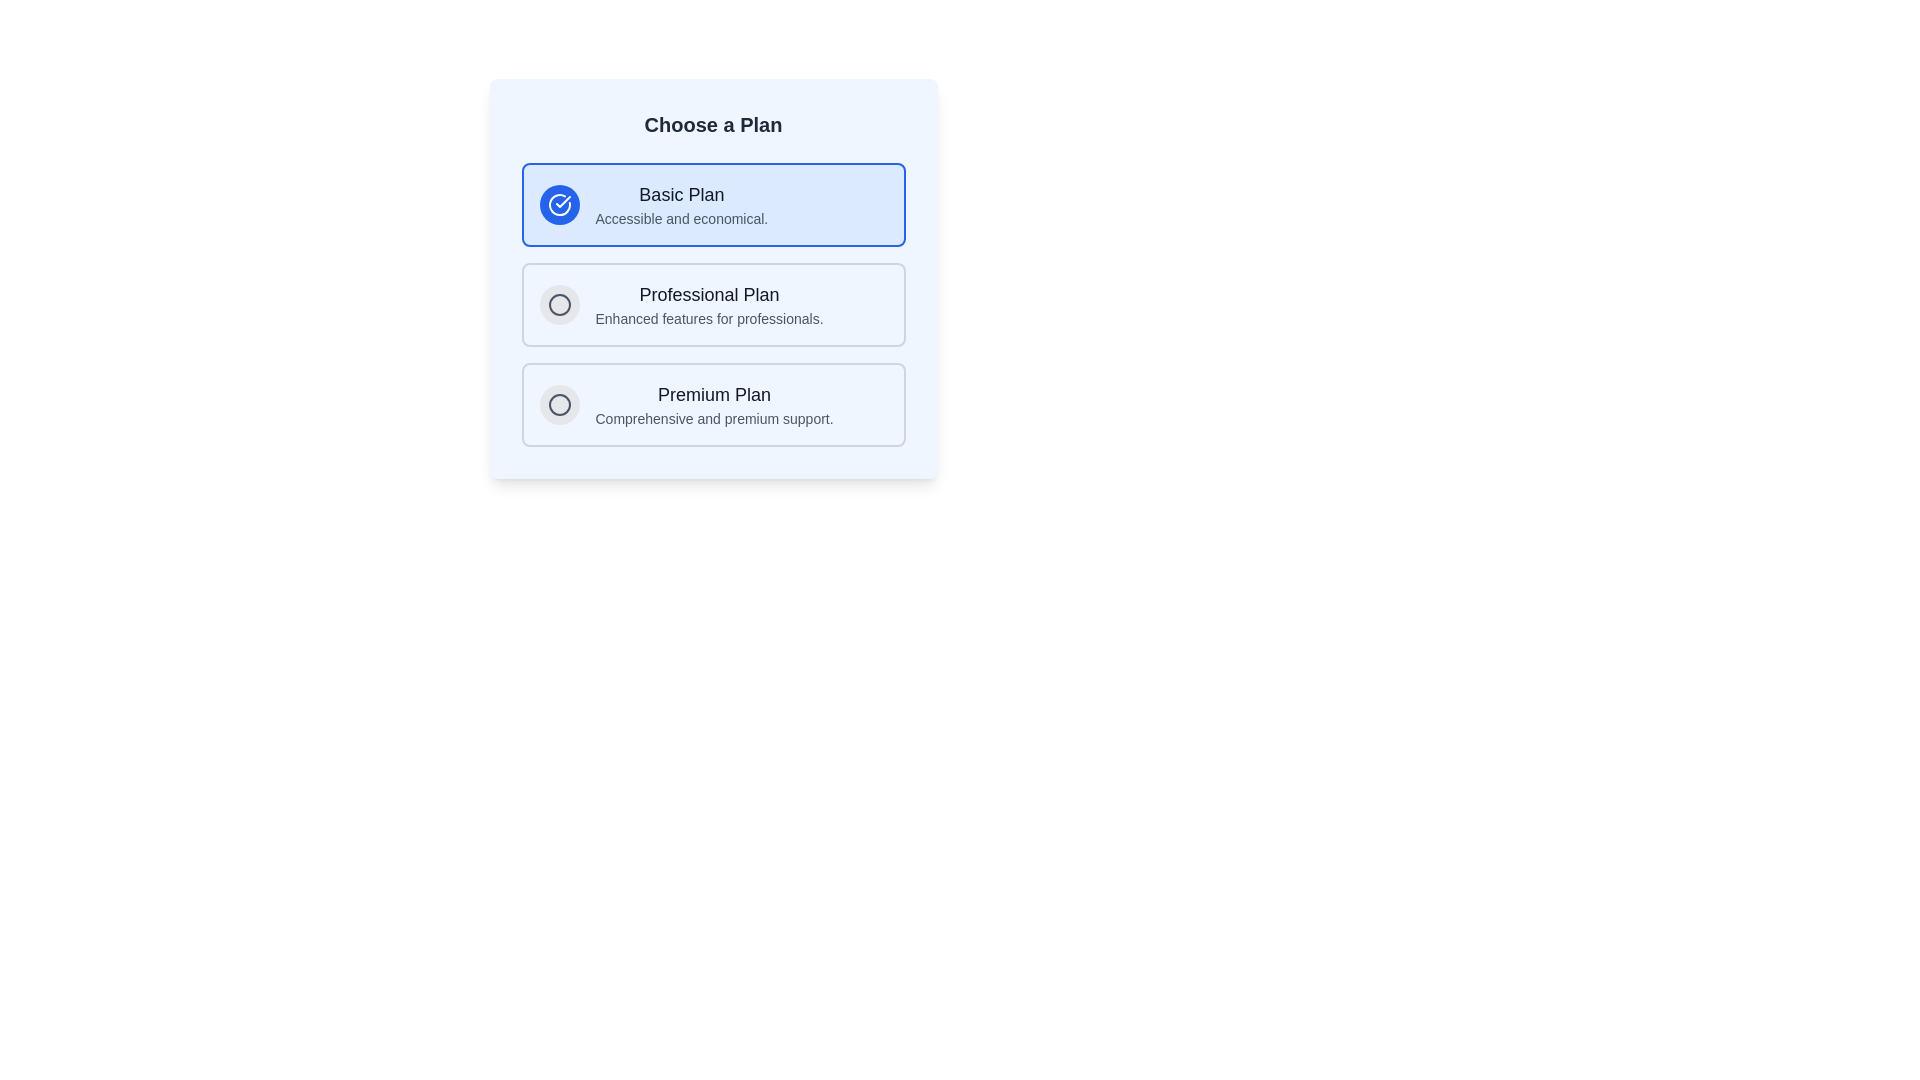  I want to click on the third selectable list item for the 'Premium Plan' option, so click(713, 405).